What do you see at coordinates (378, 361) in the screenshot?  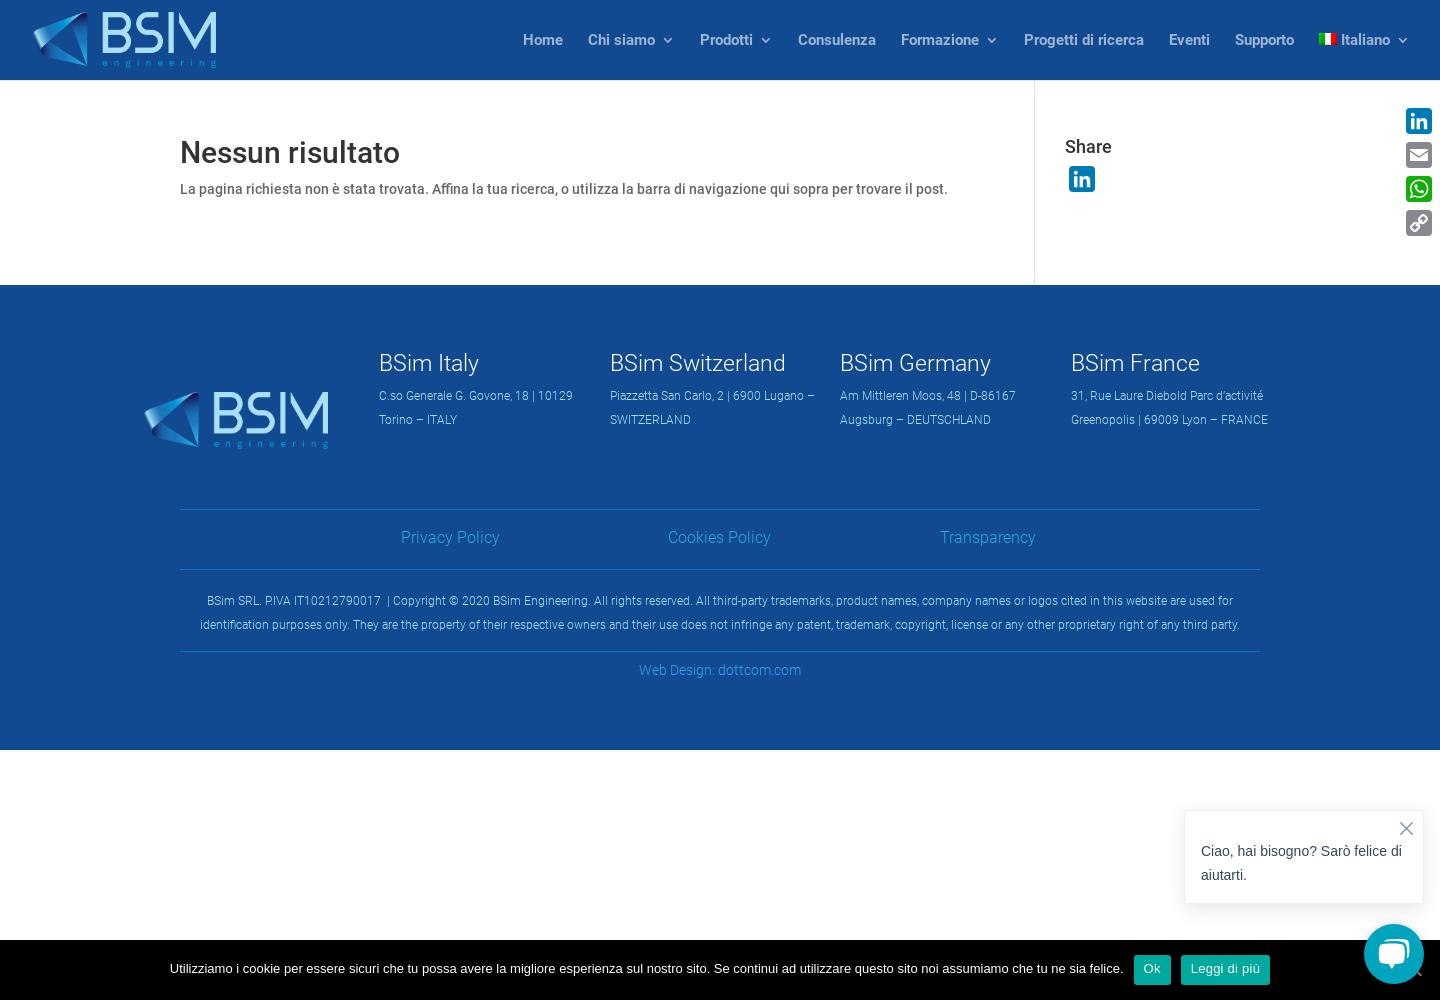 I see `'BSim Italy'` at bounding box center [378, 361].